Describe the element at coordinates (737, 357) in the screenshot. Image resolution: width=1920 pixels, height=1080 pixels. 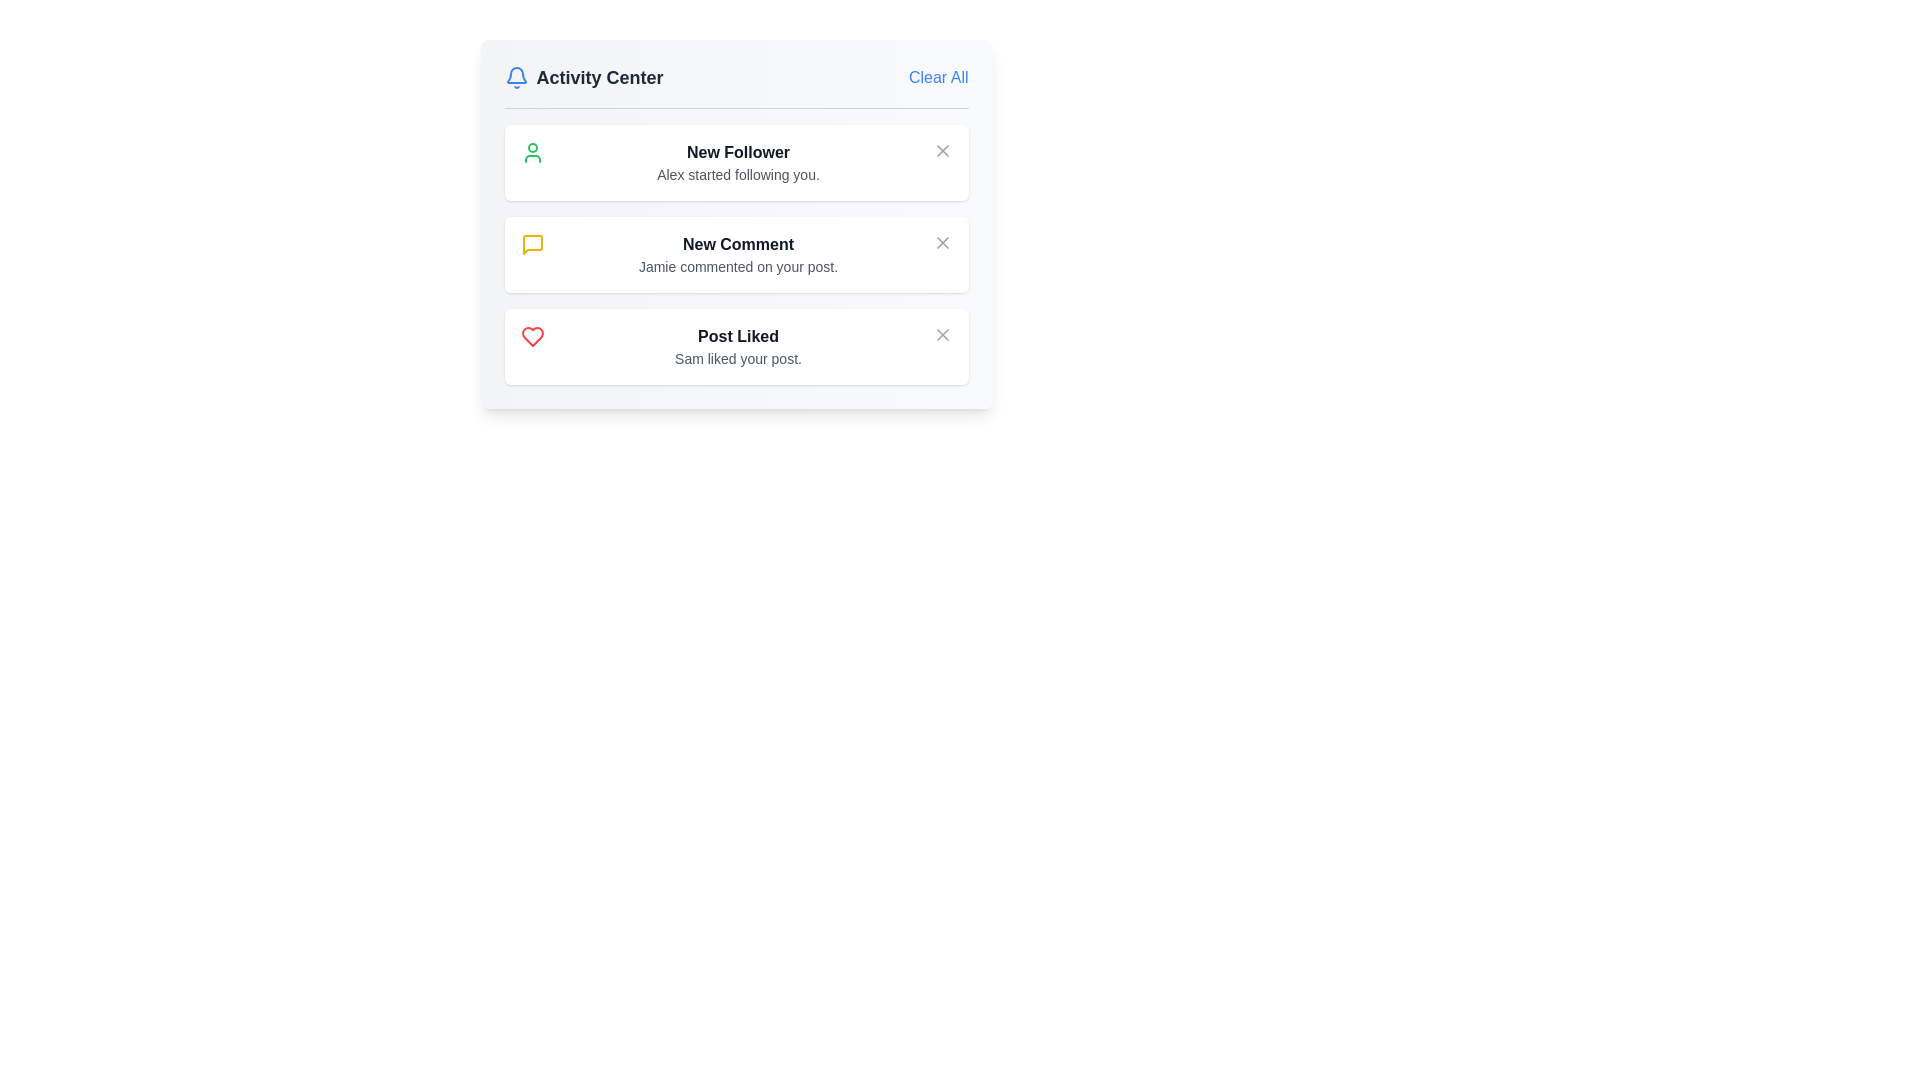
I see `the static text displaying 'Sam liked your post.' located beneath the bold title 'Post Liked' in the notification card` at that location.